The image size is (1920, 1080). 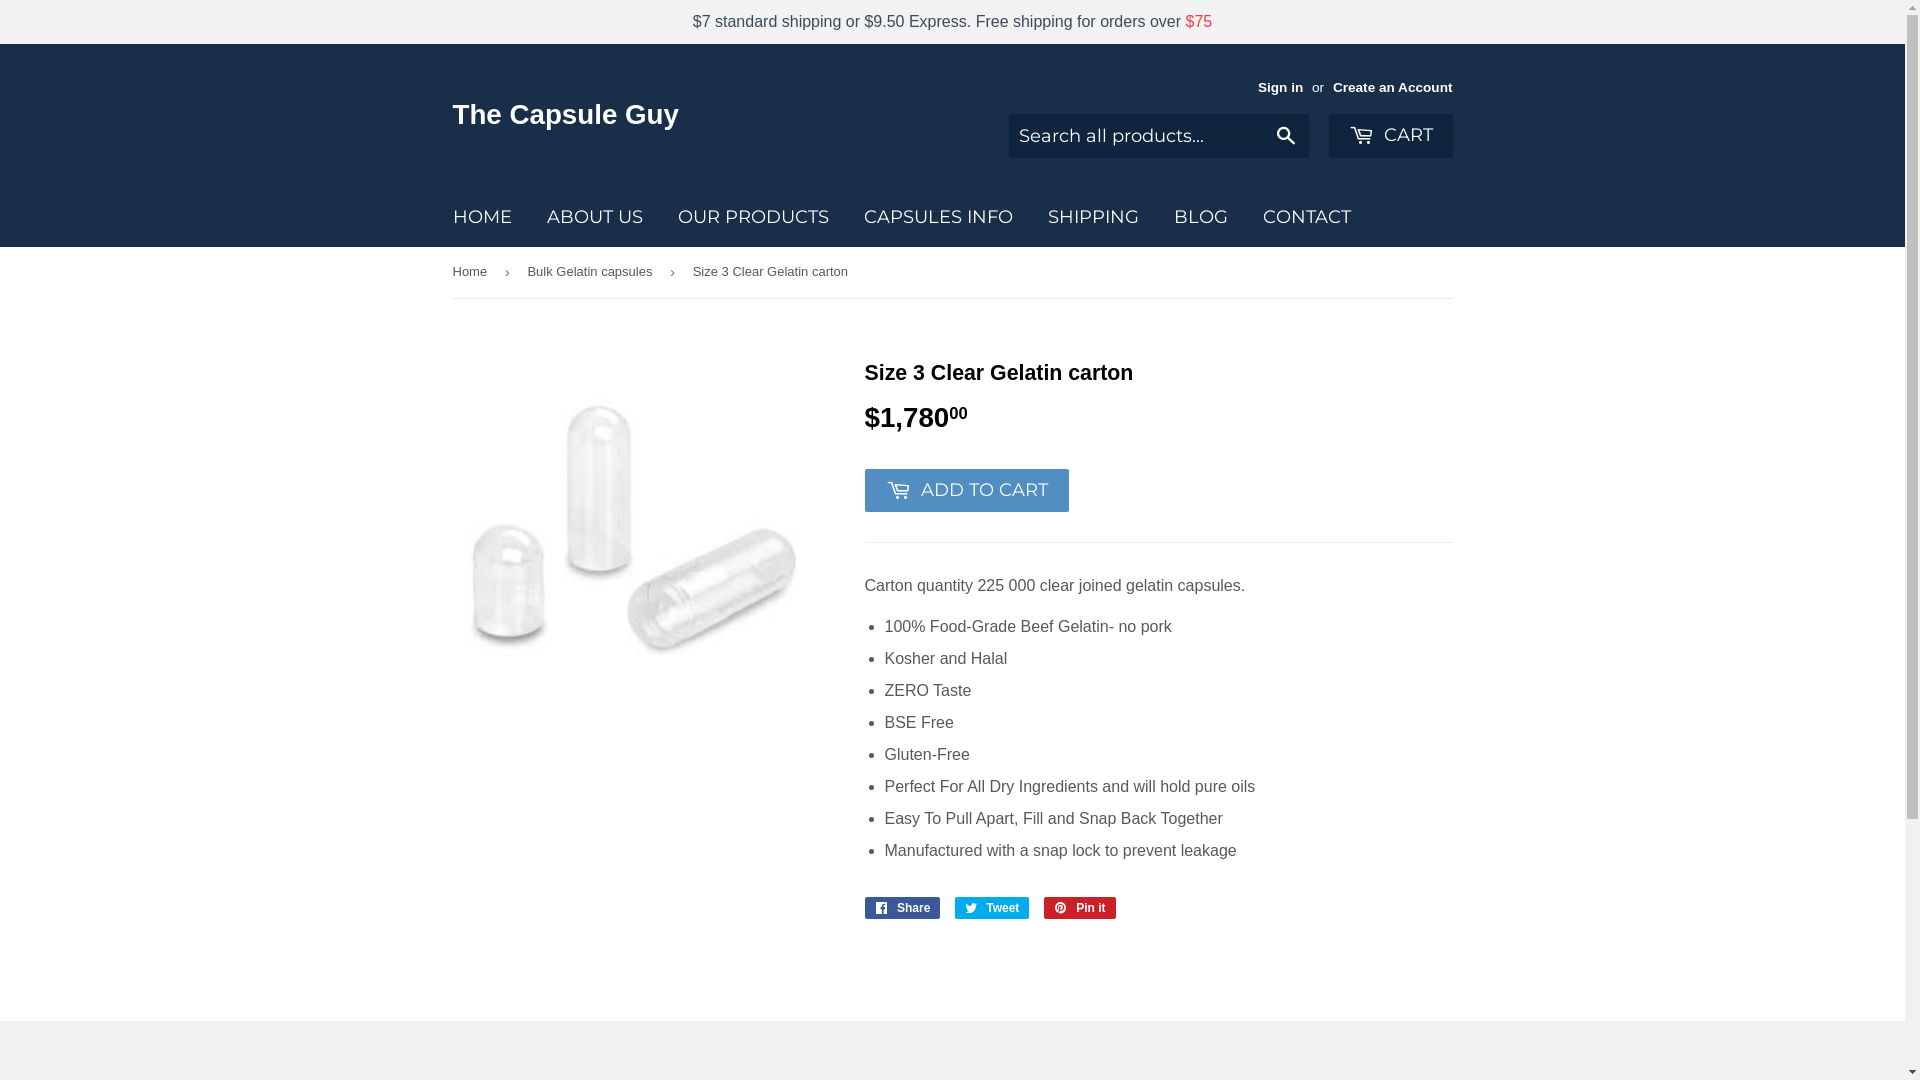 I want to click on 'Share, so click(x=901, y=907).